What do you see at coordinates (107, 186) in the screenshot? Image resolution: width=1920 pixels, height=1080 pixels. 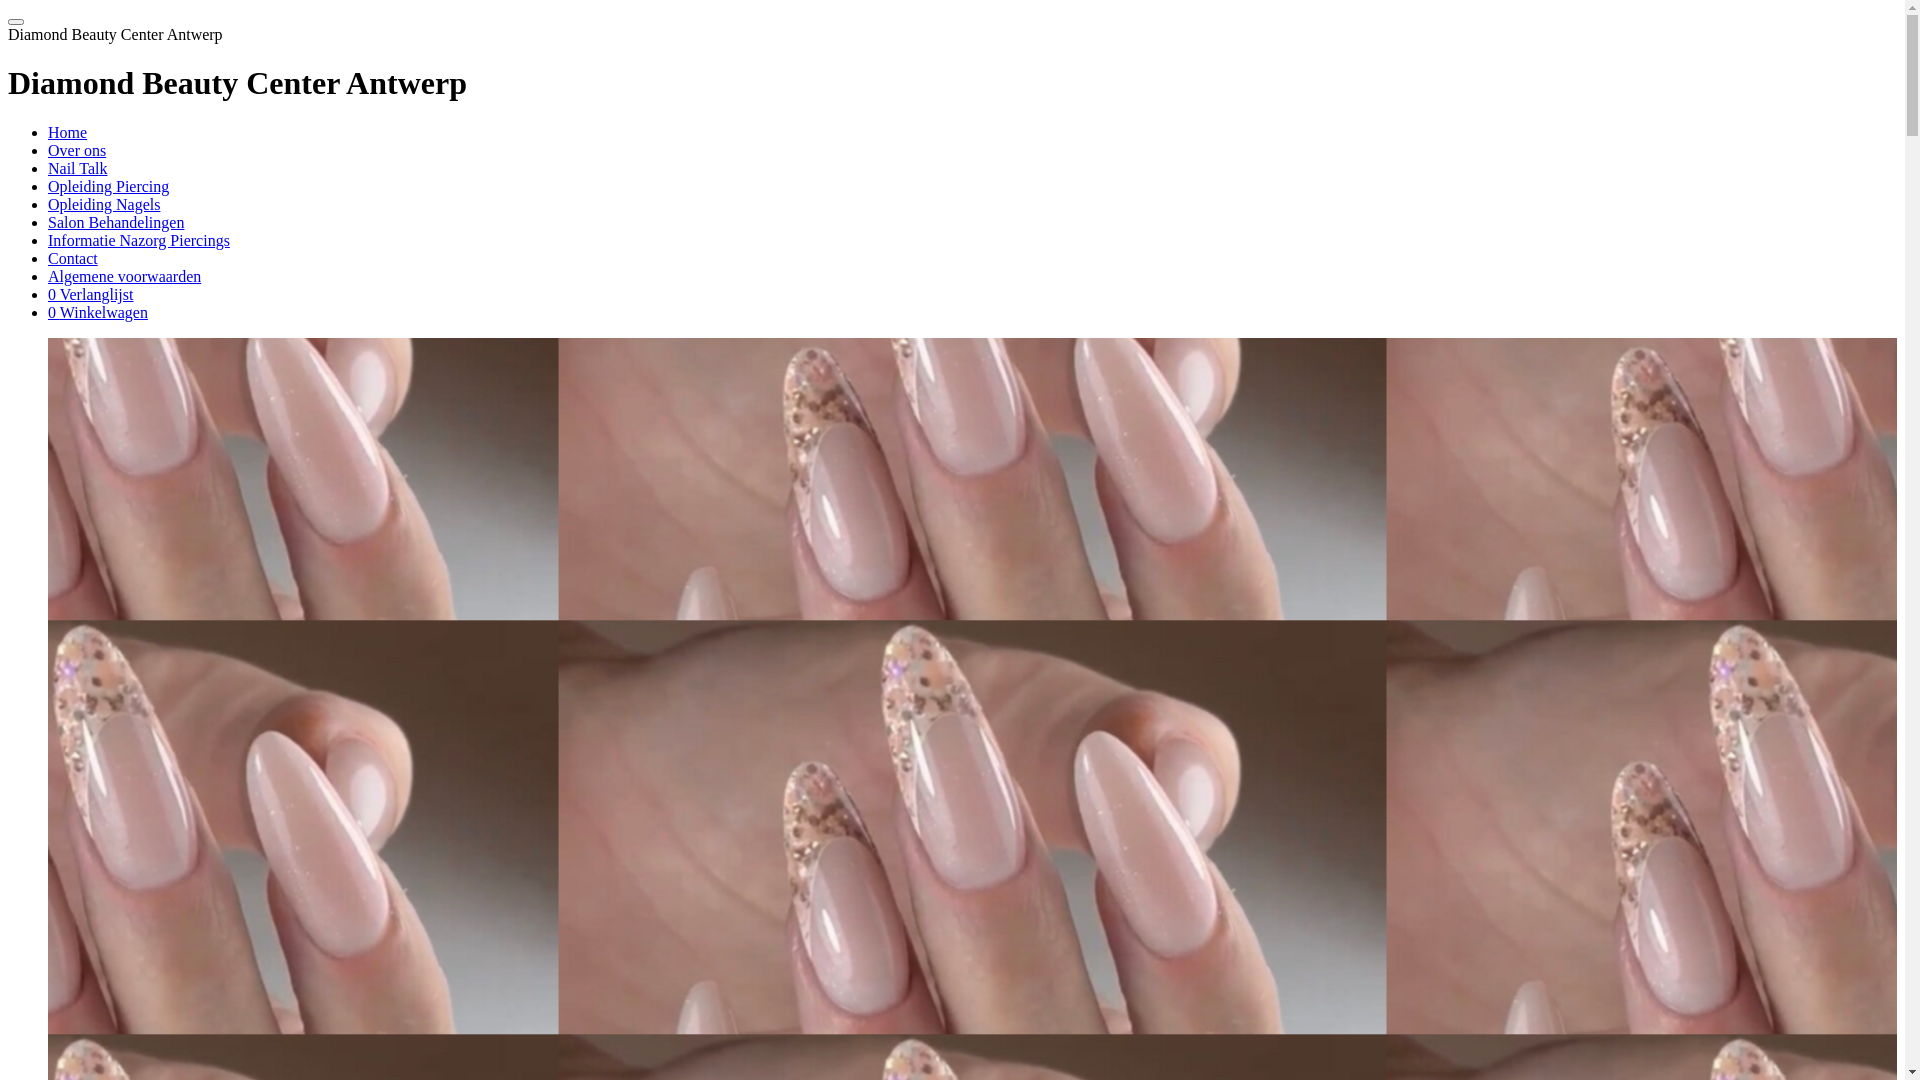 I see `'Opleiding Piercing'` at bounding box center [107, 186].